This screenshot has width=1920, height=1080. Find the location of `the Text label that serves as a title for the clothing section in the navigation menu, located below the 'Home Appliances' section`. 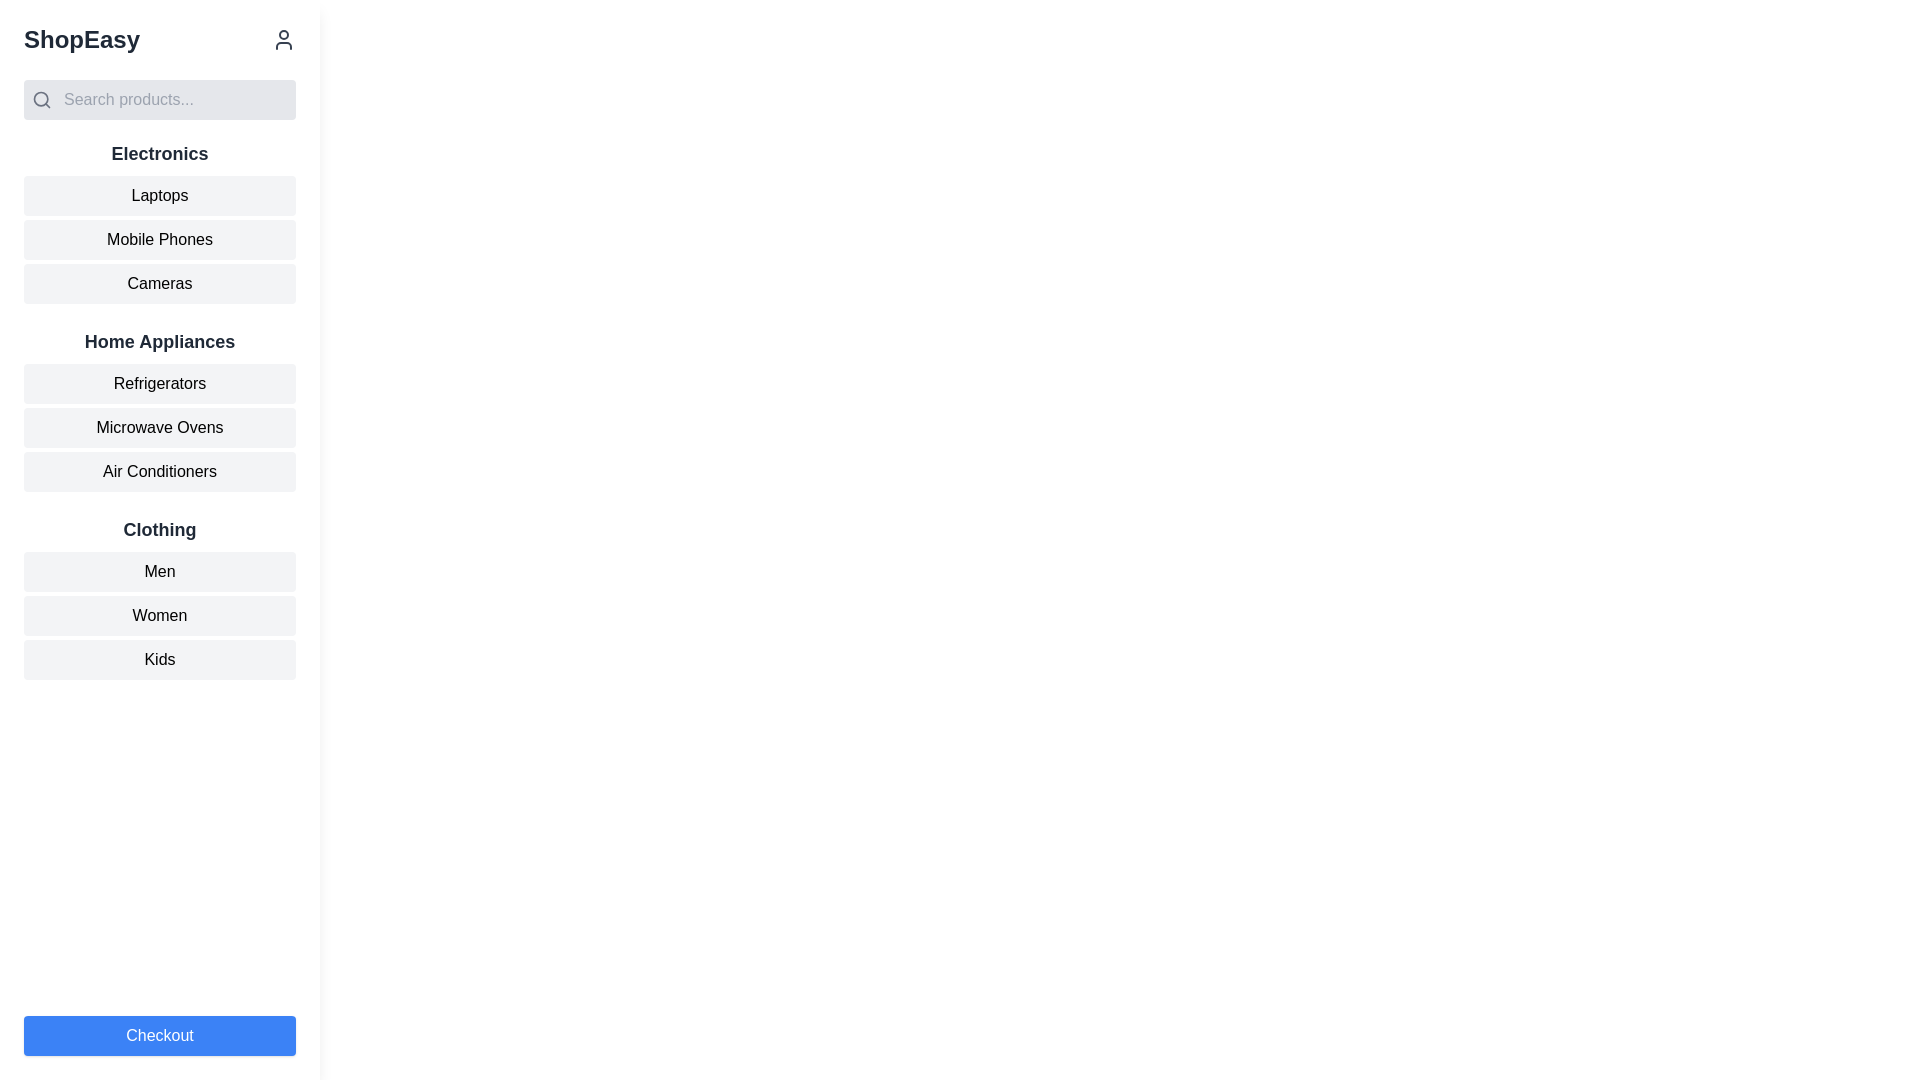

the Text label that serves as a title for the clothing section in the navigation menu, located below the 'Home Appliances' section is located at coordinates (158, 528).